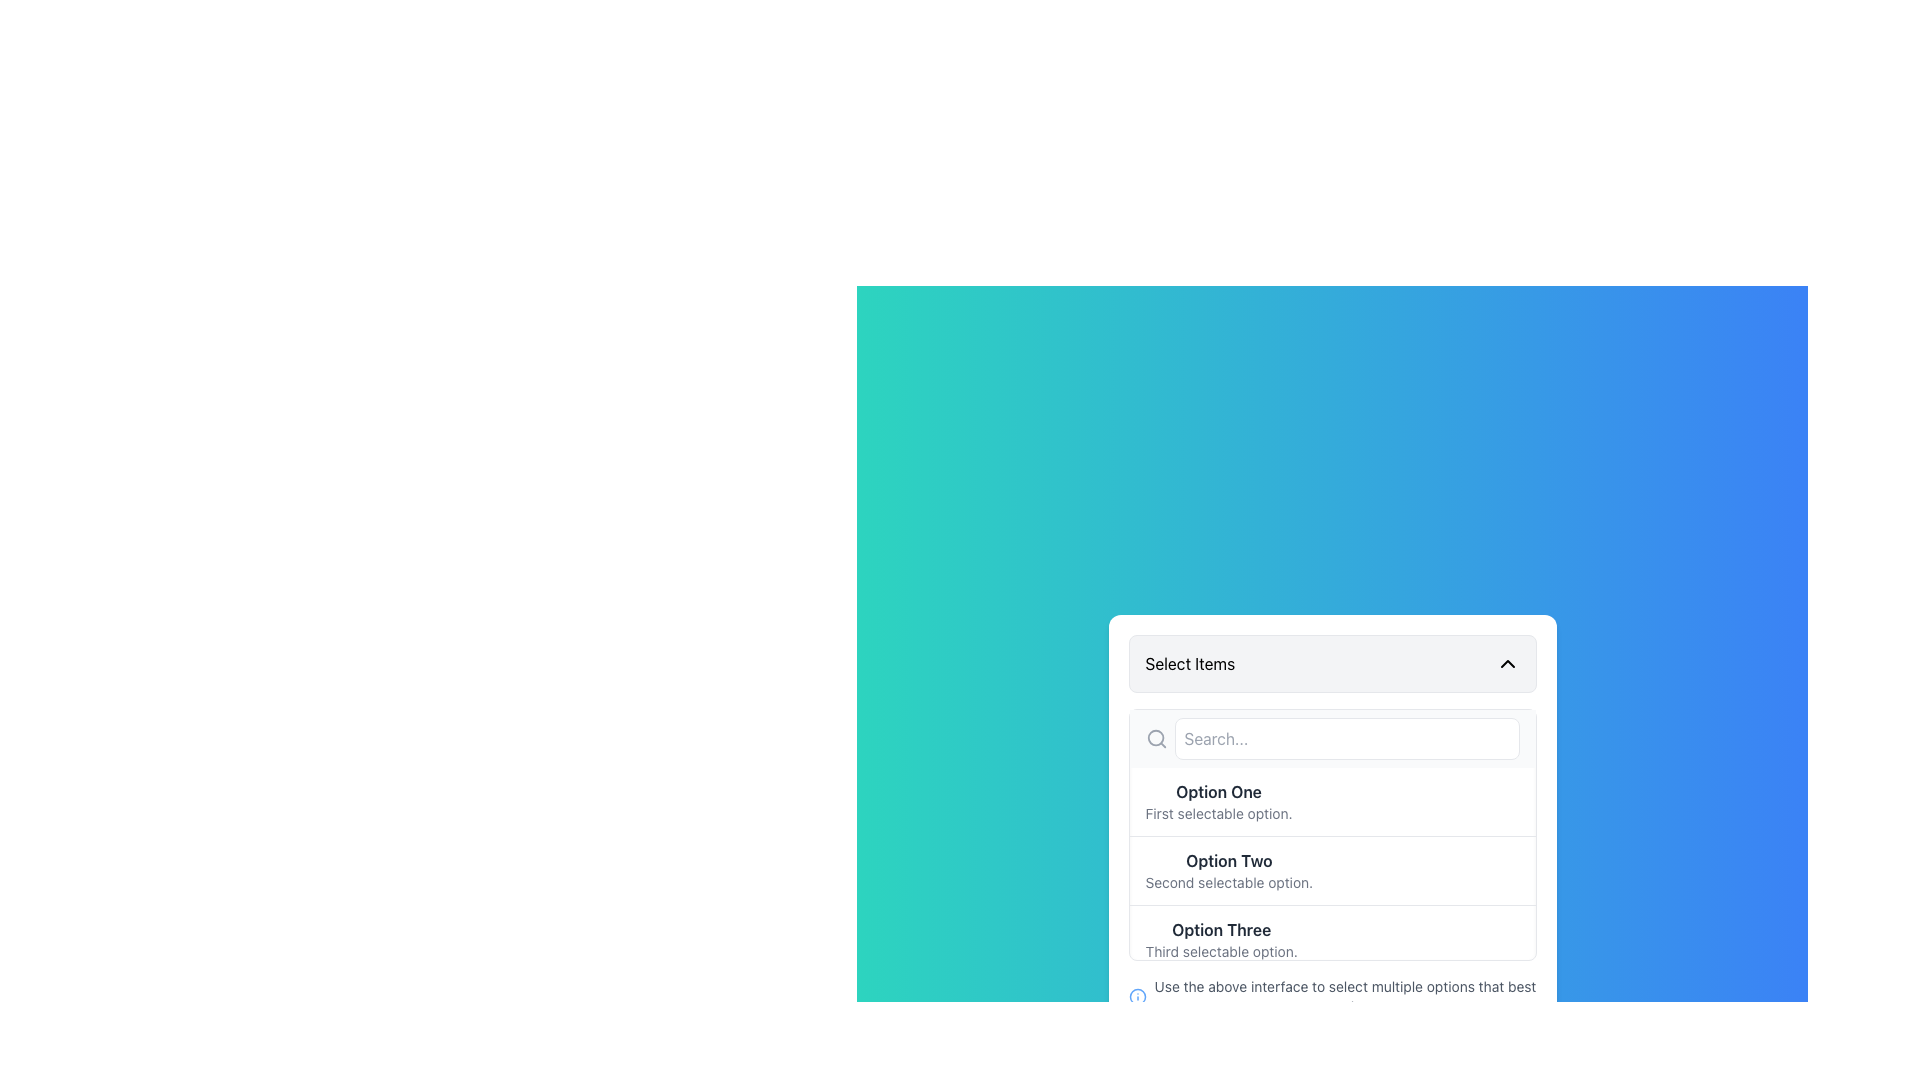 The width and height of the screenshot is (1920, 1080). Describe the element at coordinates (1507, 663) in the screenshot. I see `the Chevon Down Icon` at that location.